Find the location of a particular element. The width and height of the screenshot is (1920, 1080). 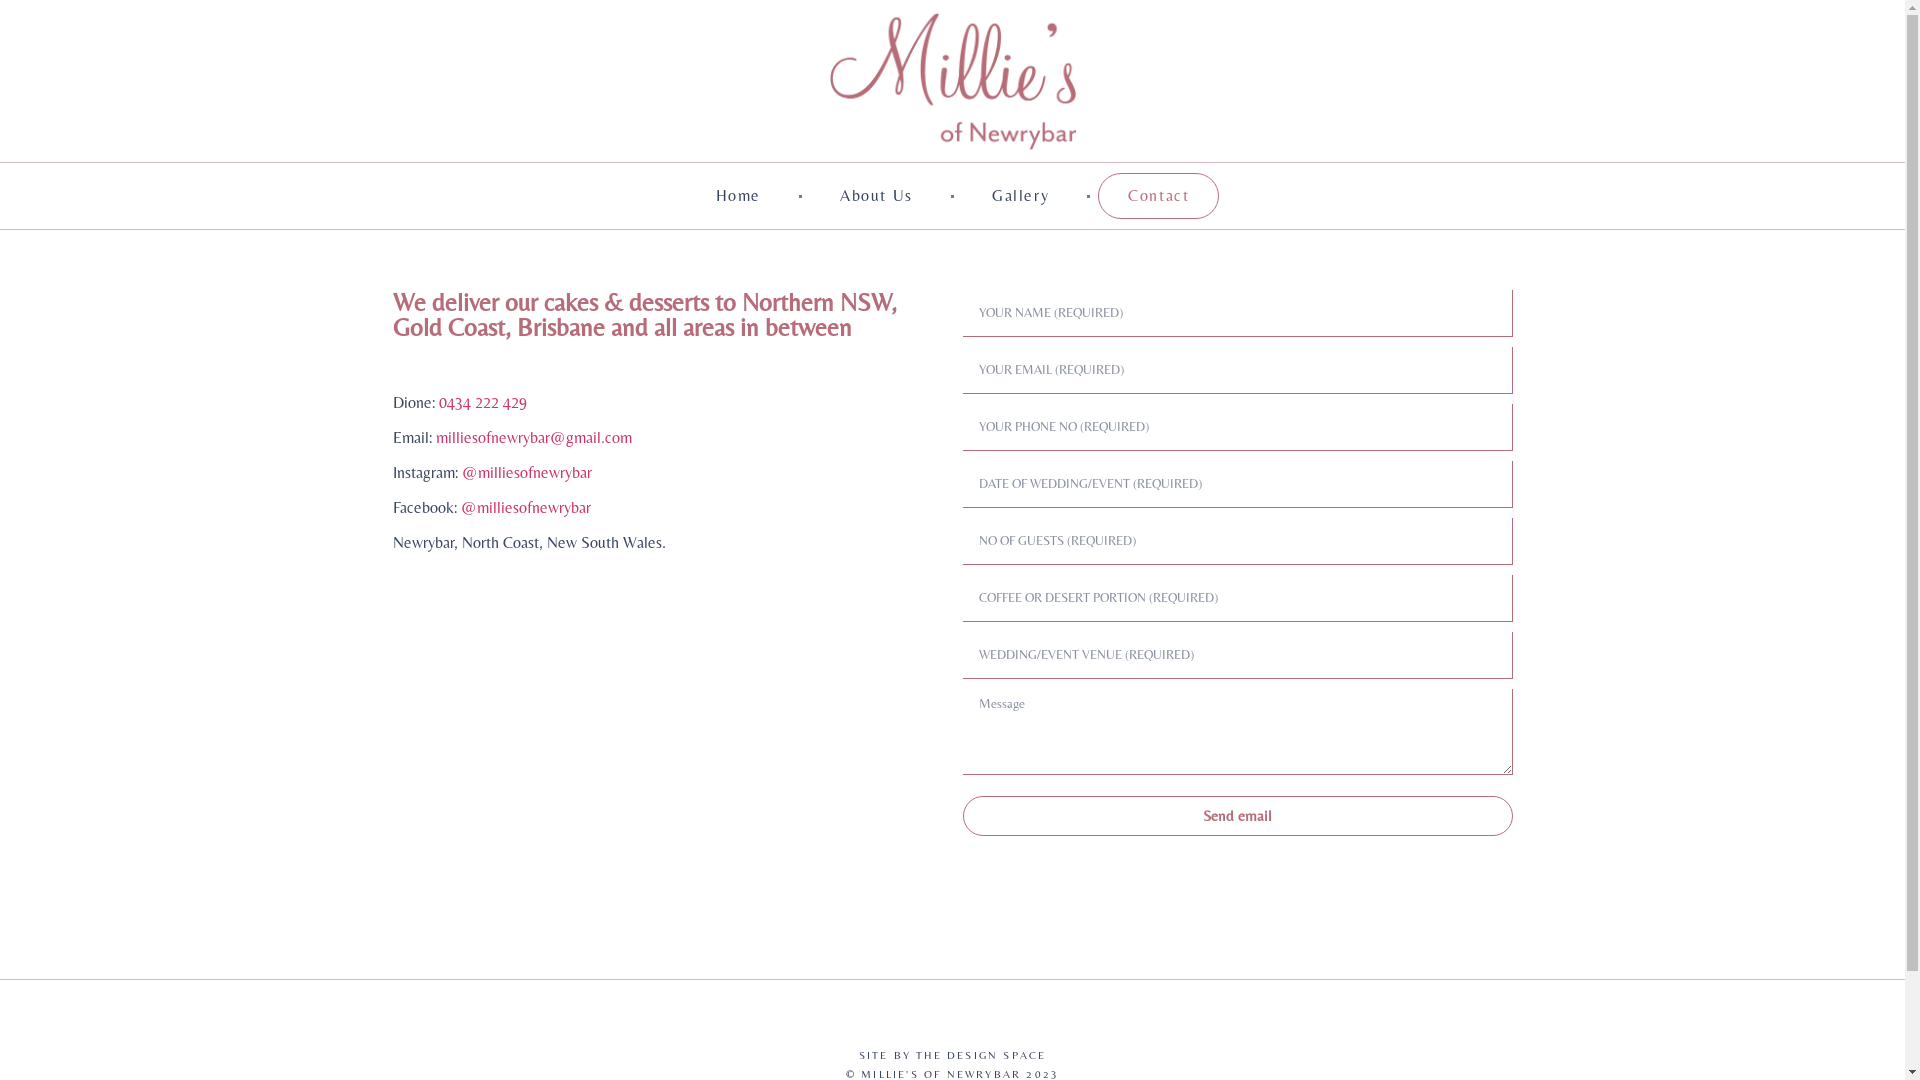

'Contact' is located at coordinates (1158, 196).